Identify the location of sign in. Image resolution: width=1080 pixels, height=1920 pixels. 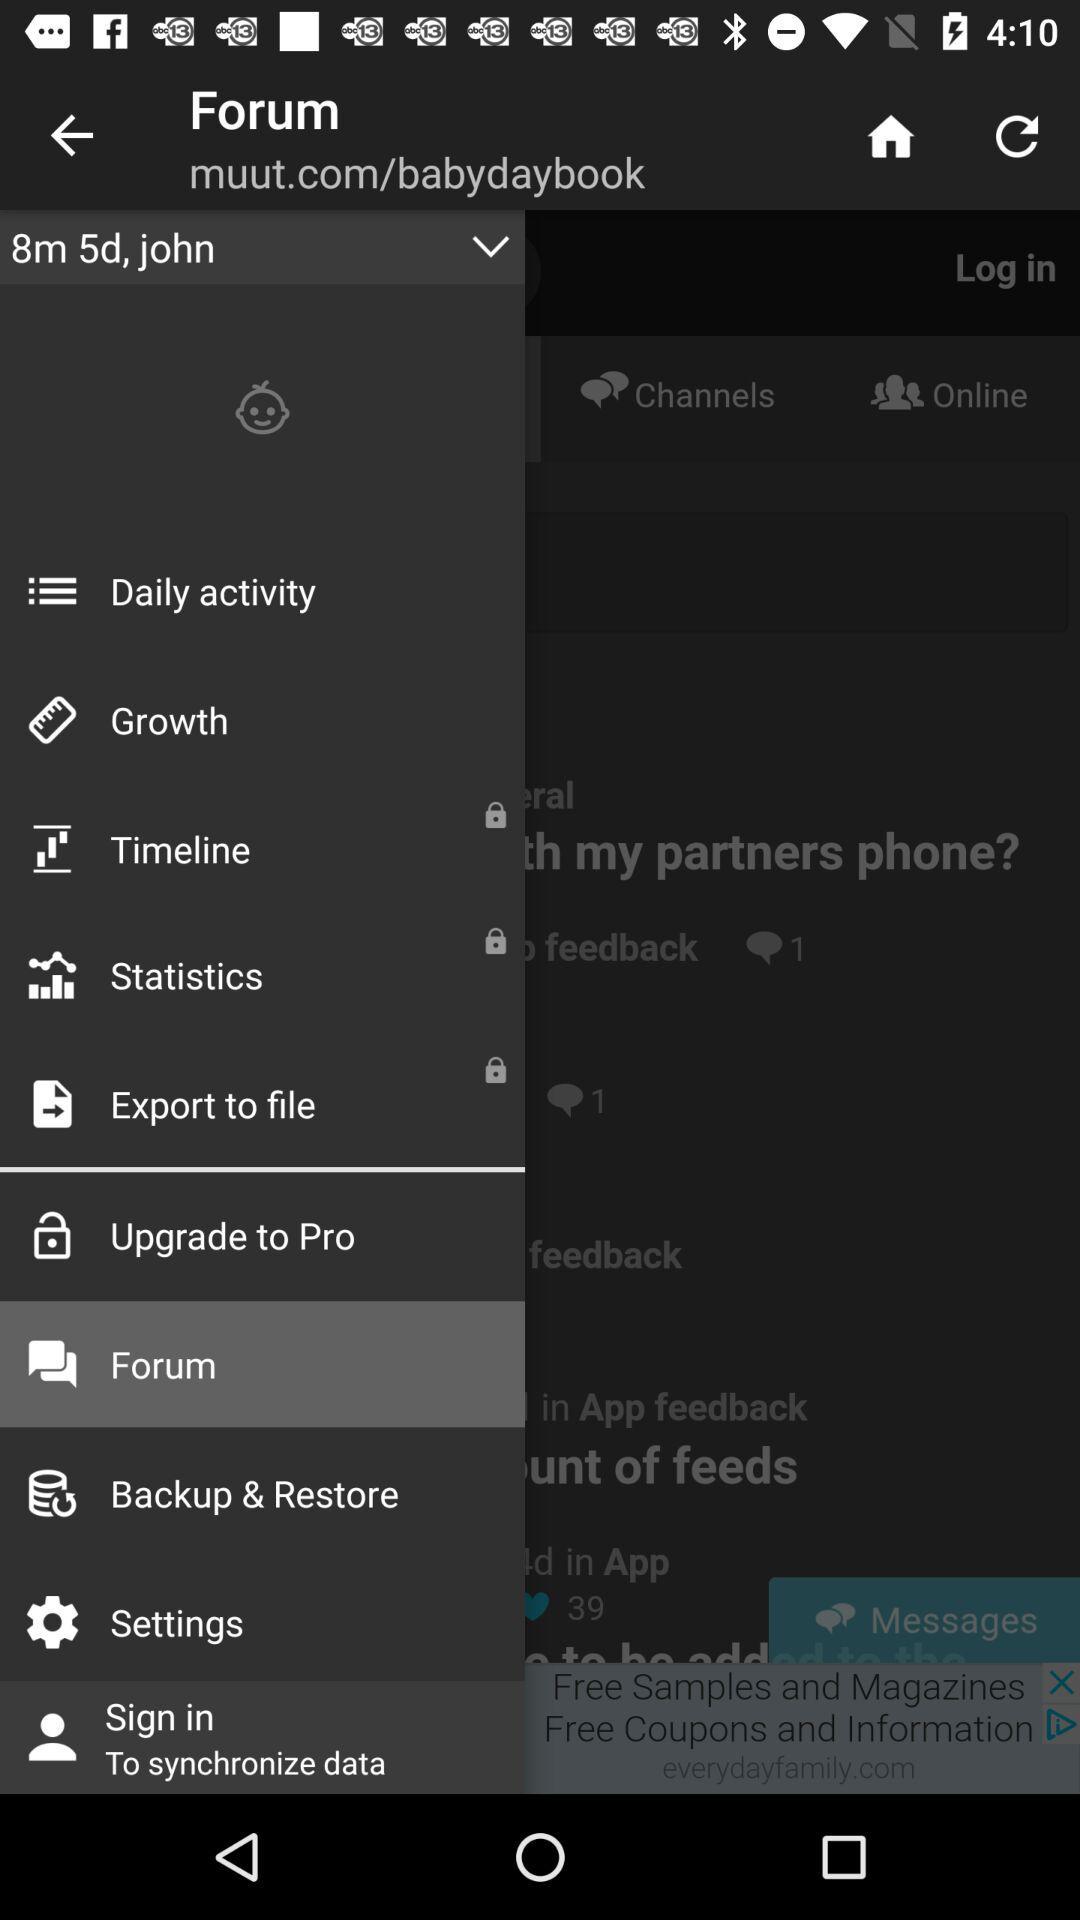
(540, 1727).